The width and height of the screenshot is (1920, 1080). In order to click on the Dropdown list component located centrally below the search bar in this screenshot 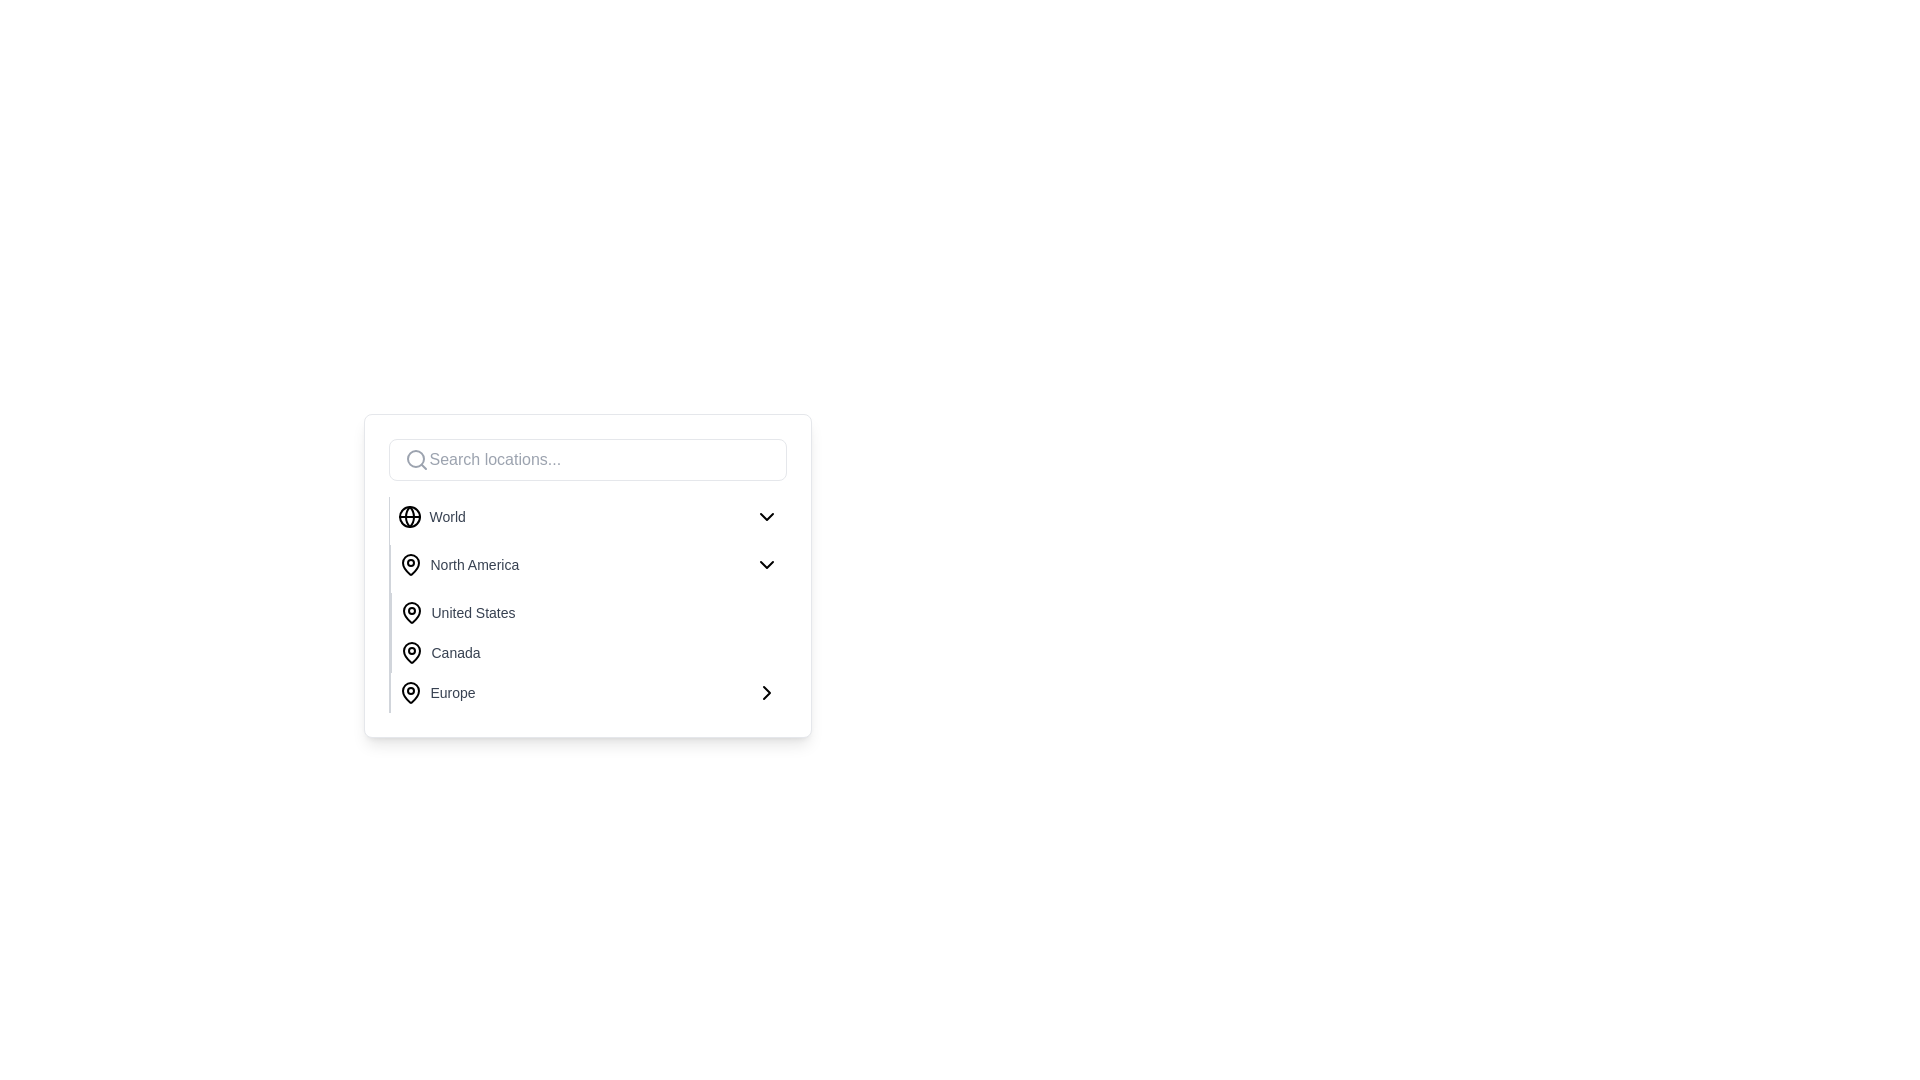, I will do `click(586, 593)`.